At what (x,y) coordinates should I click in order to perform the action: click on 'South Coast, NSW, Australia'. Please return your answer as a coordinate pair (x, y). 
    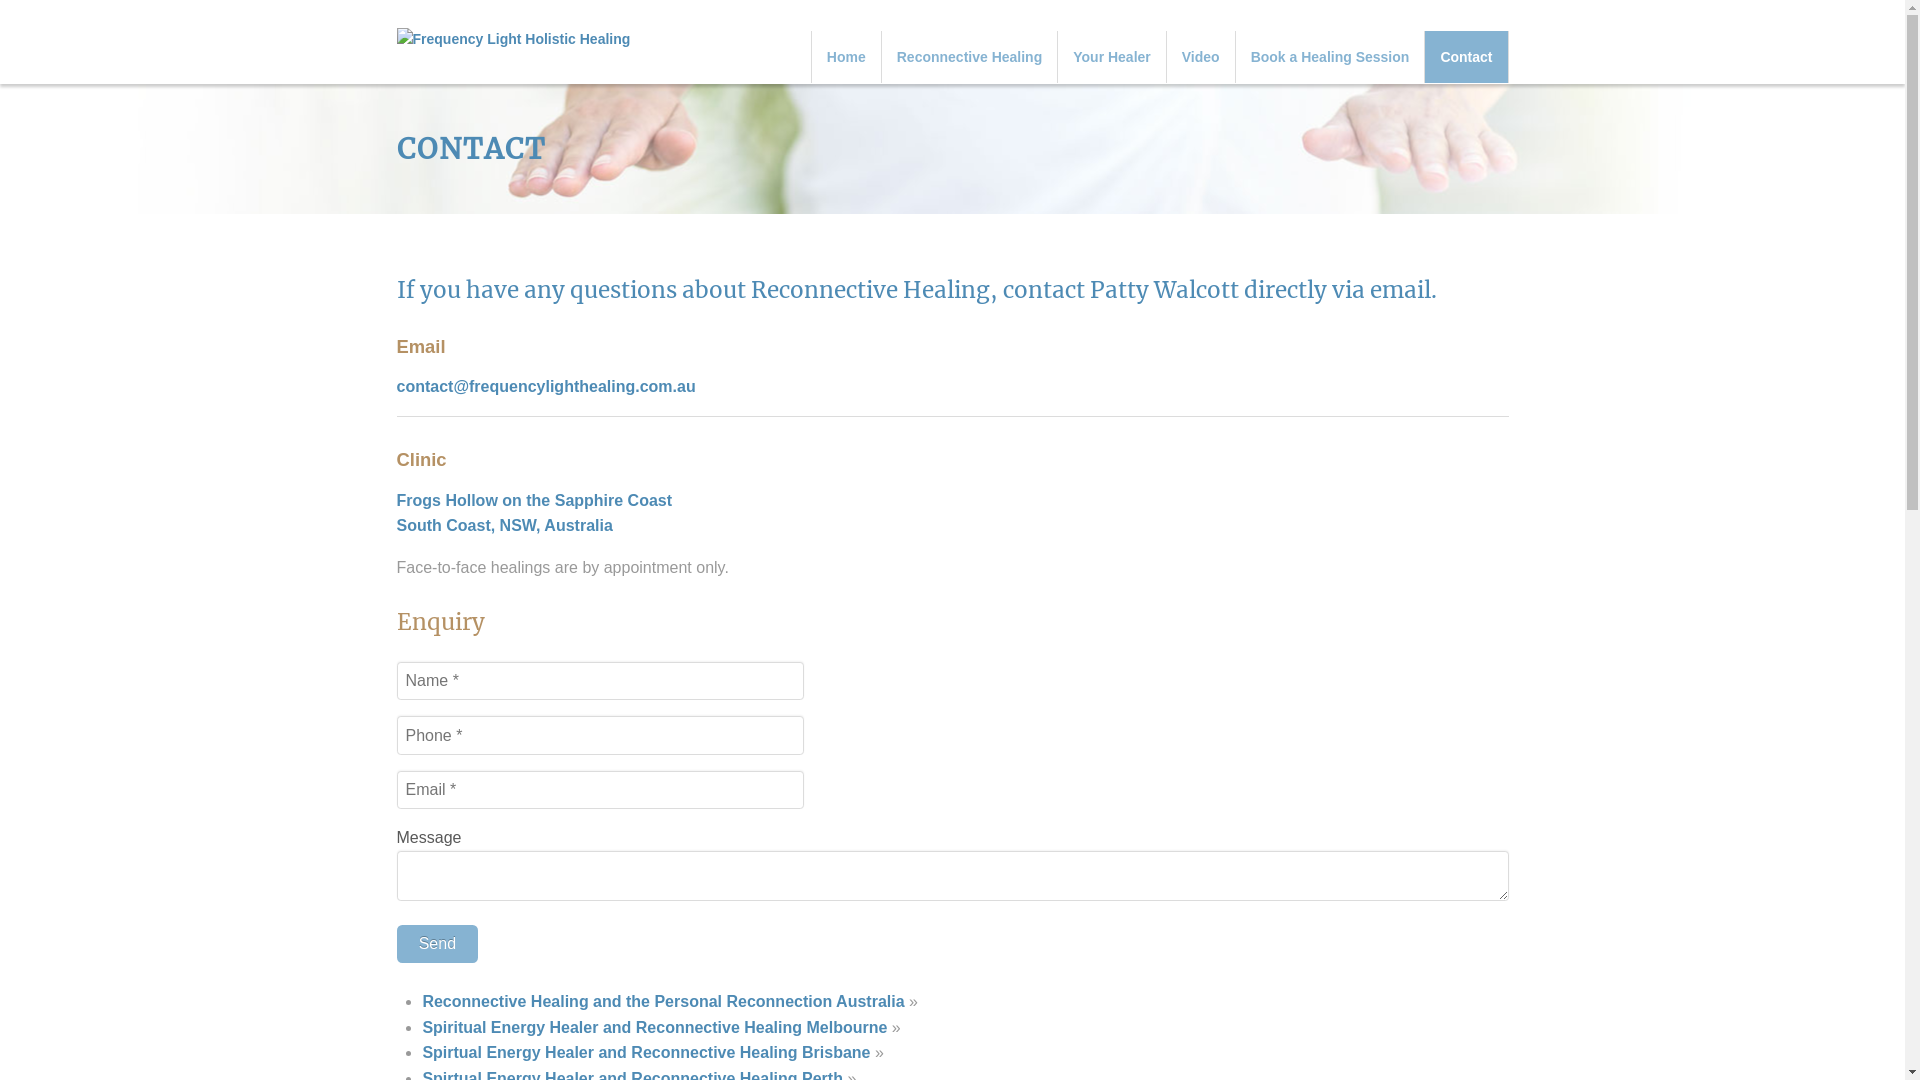
    Looking at the image, I should click on (504, 524).